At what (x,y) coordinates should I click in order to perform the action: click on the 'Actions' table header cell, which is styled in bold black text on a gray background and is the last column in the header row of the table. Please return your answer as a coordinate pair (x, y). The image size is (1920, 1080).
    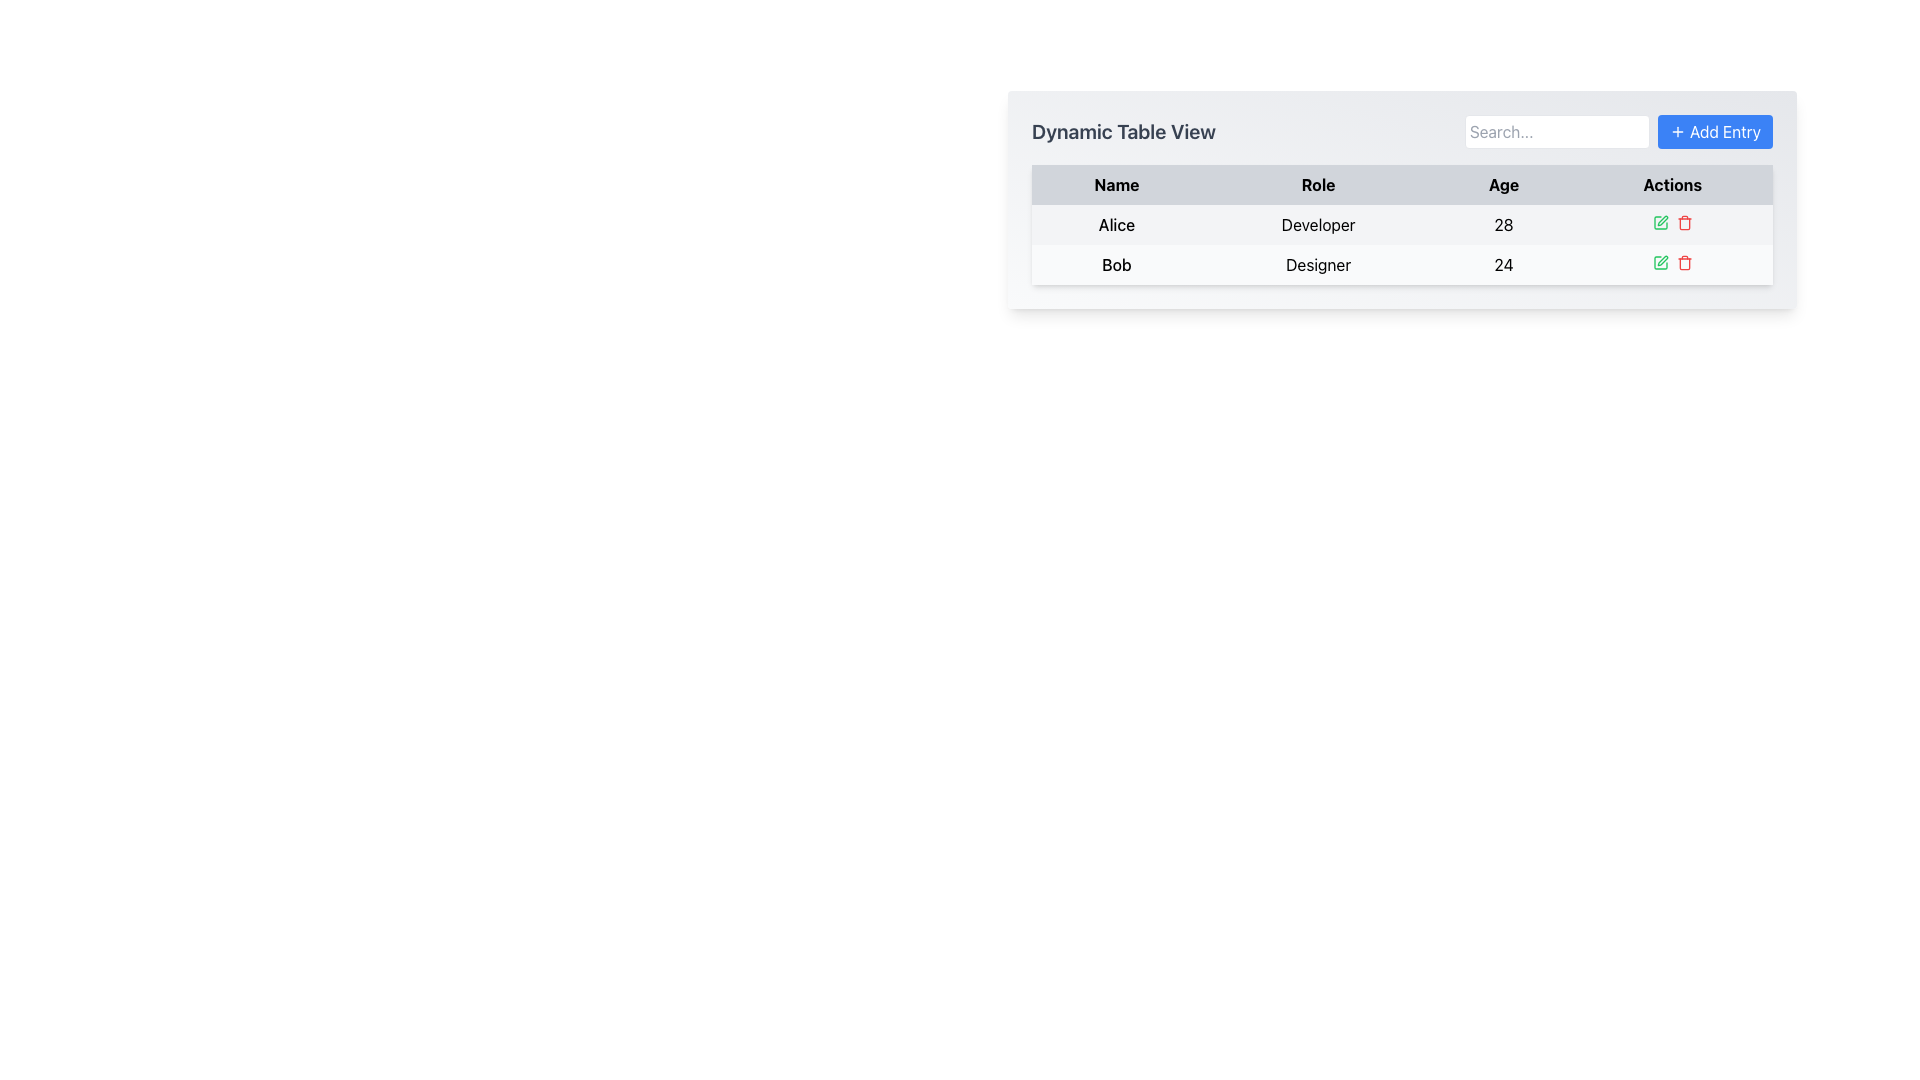
    Looking at the image, I should click on (1672, 185).